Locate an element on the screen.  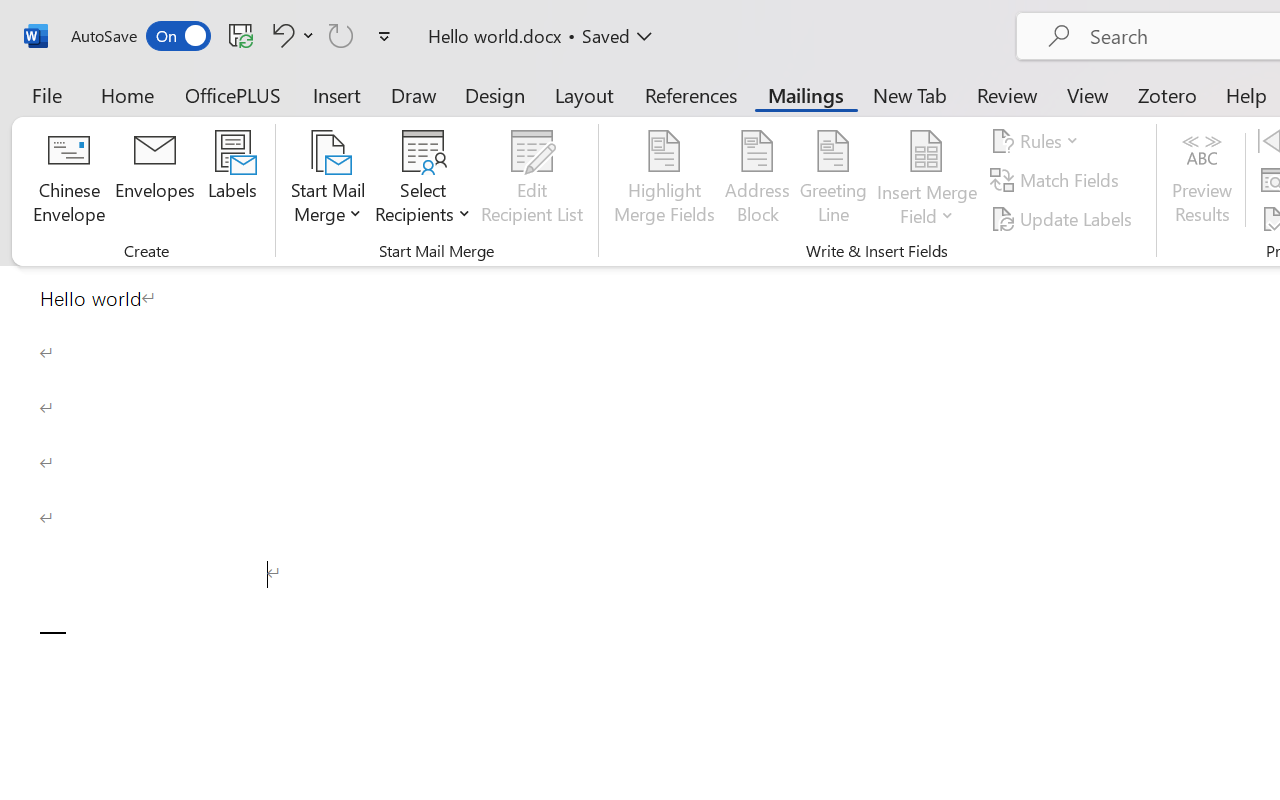
'Address Block...' is located at coordinates (756, 179).